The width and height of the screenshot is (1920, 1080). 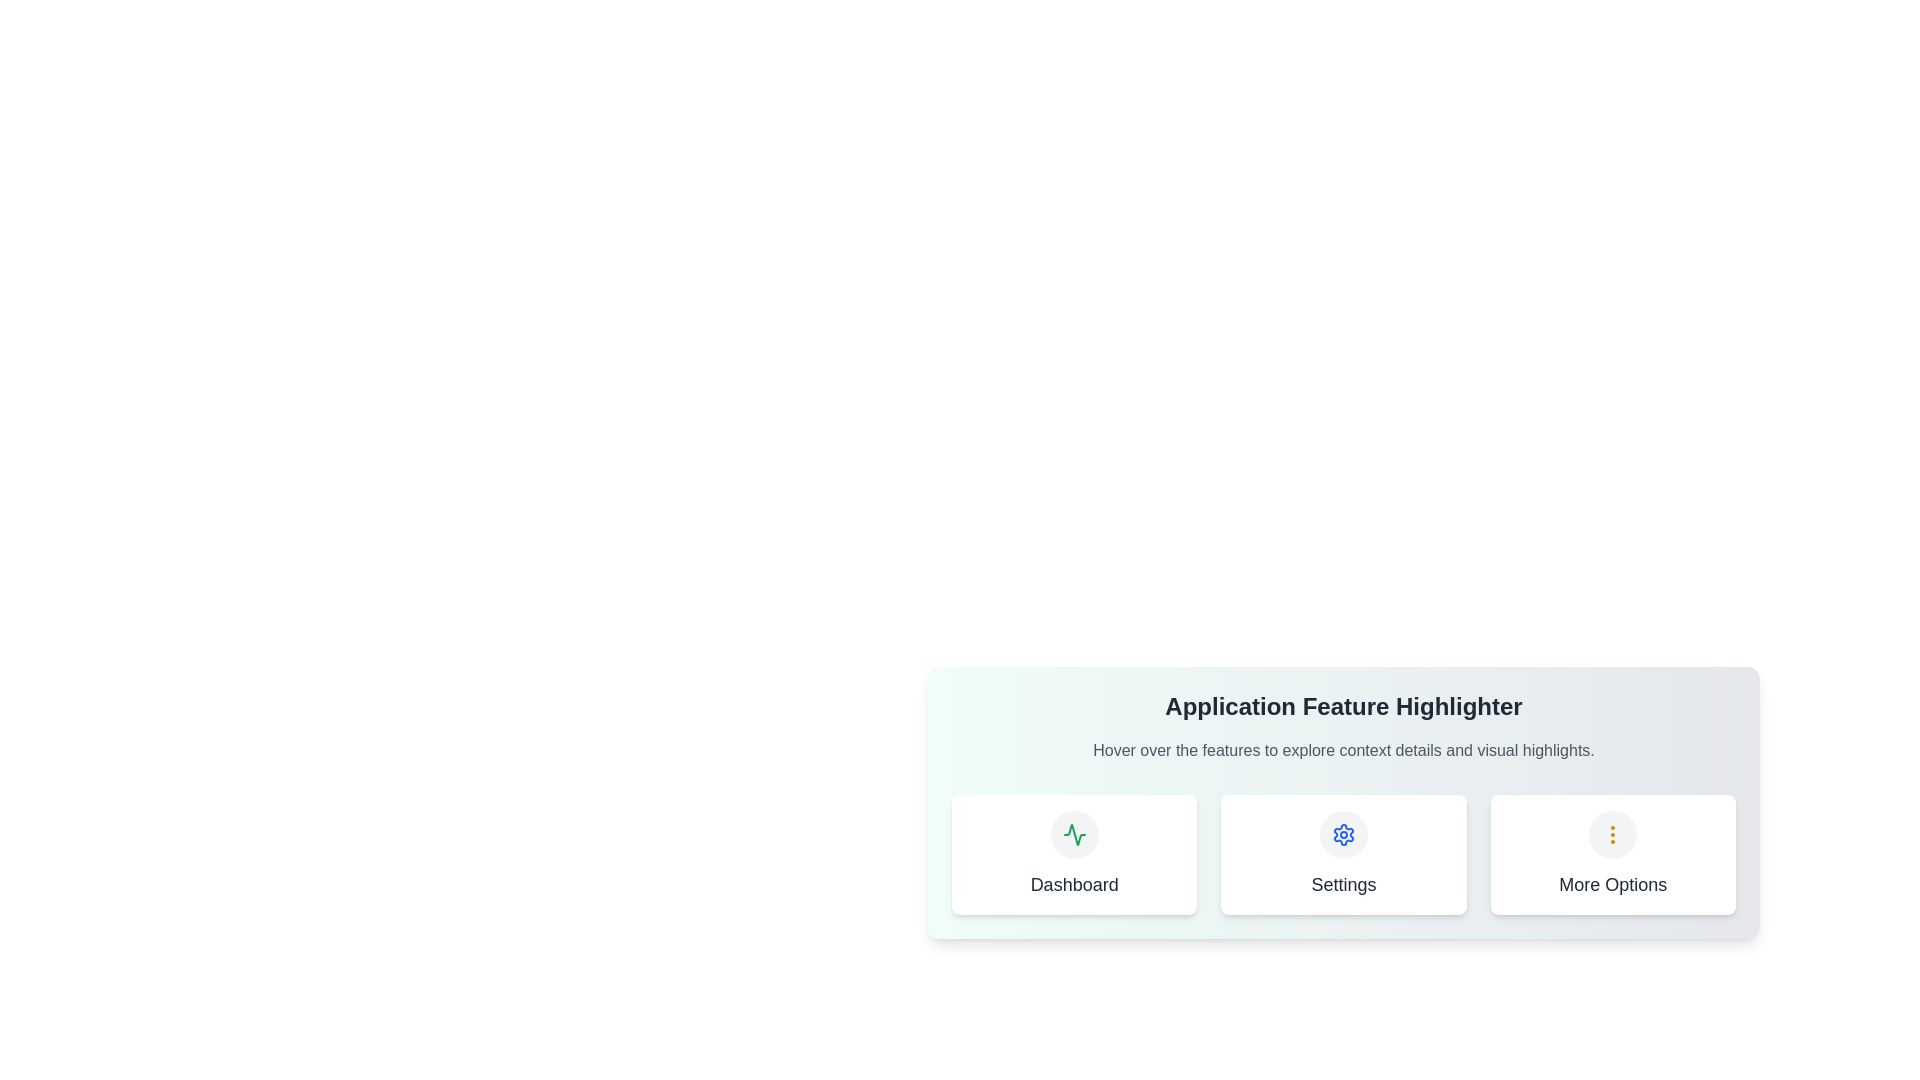 I want to click on the 'Settings' button, which is the second button in a row of three, featuring a cogwheel icon in blue and labeled in bold text, so click(x=1344, y=855).